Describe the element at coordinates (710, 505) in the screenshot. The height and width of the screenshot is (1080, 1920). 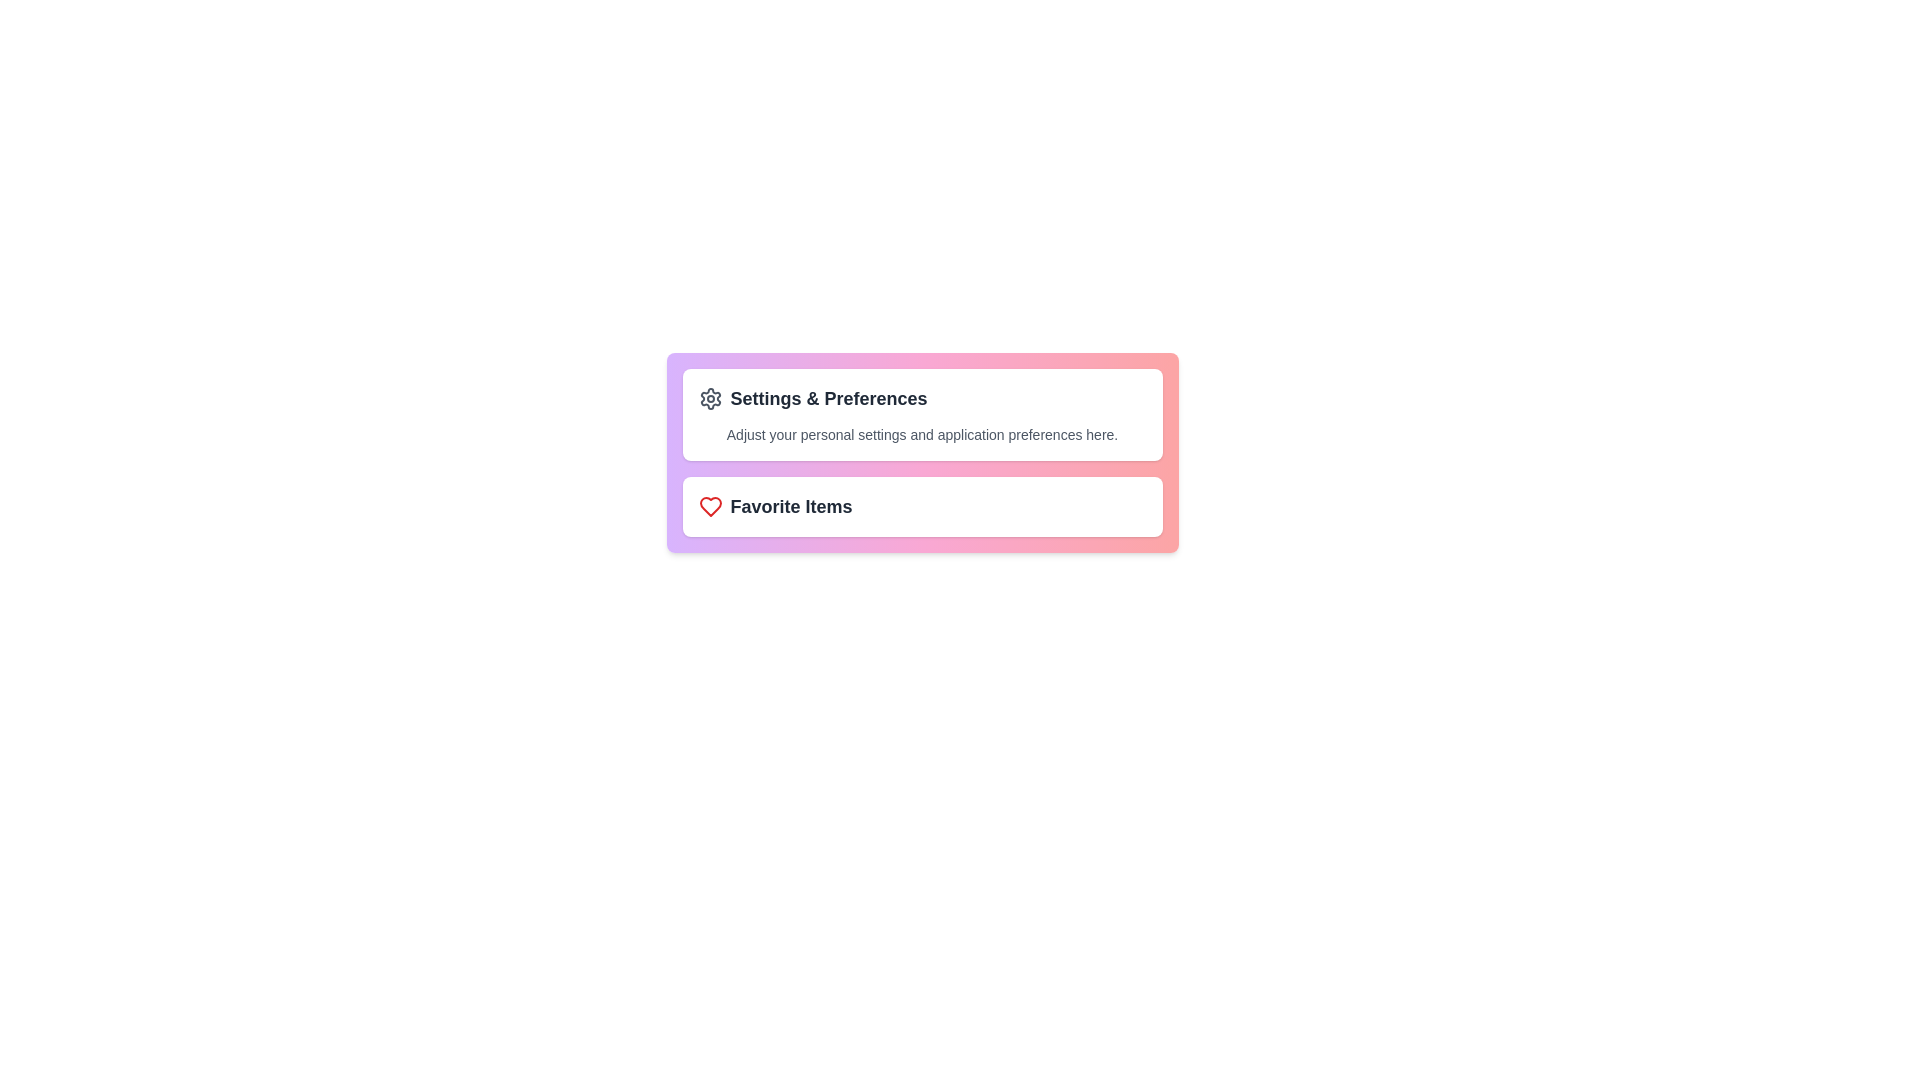
I see `the heart icon in the 'Favorite Items' section, which is located to the left of the text label and visually emphasizes the concept of 'favorites'` at that location.